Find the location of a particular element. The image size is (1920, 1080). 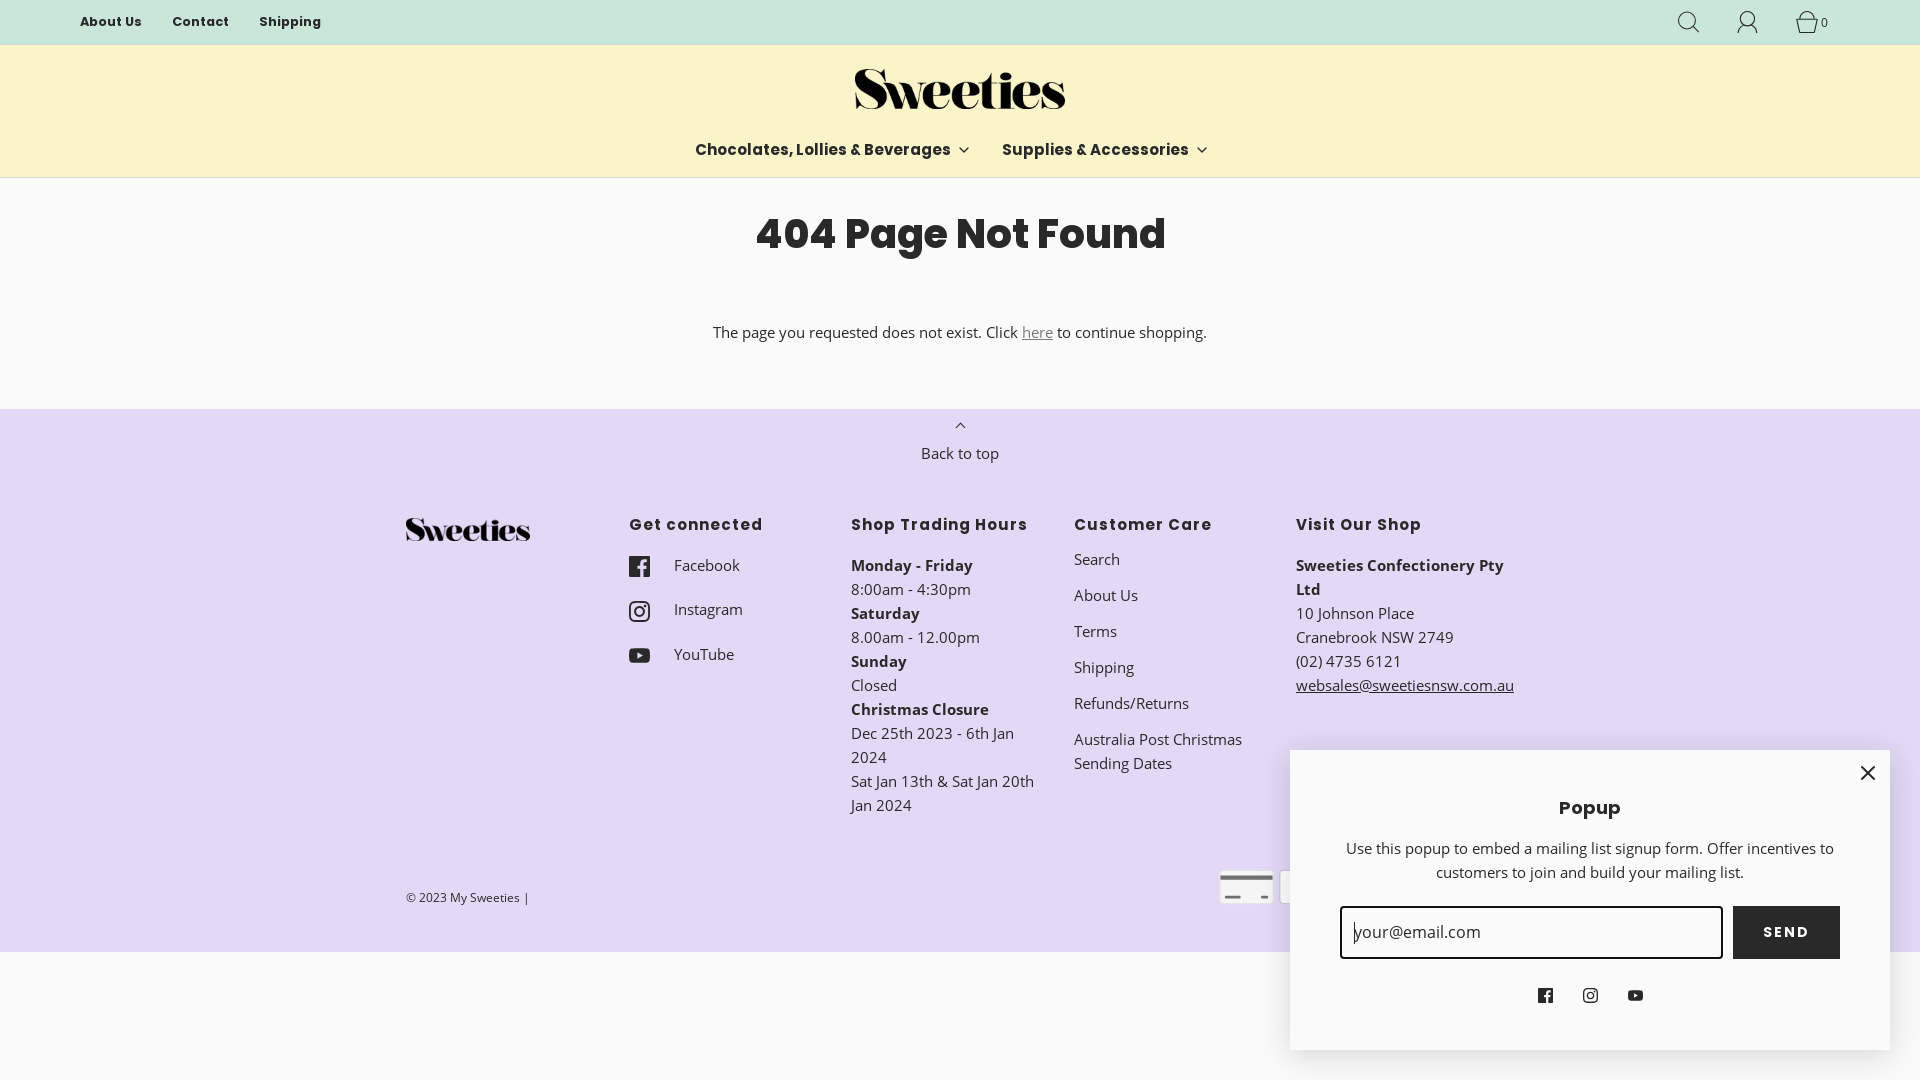

'Instagram icon Instagram' is located at coordinates (685, 608).